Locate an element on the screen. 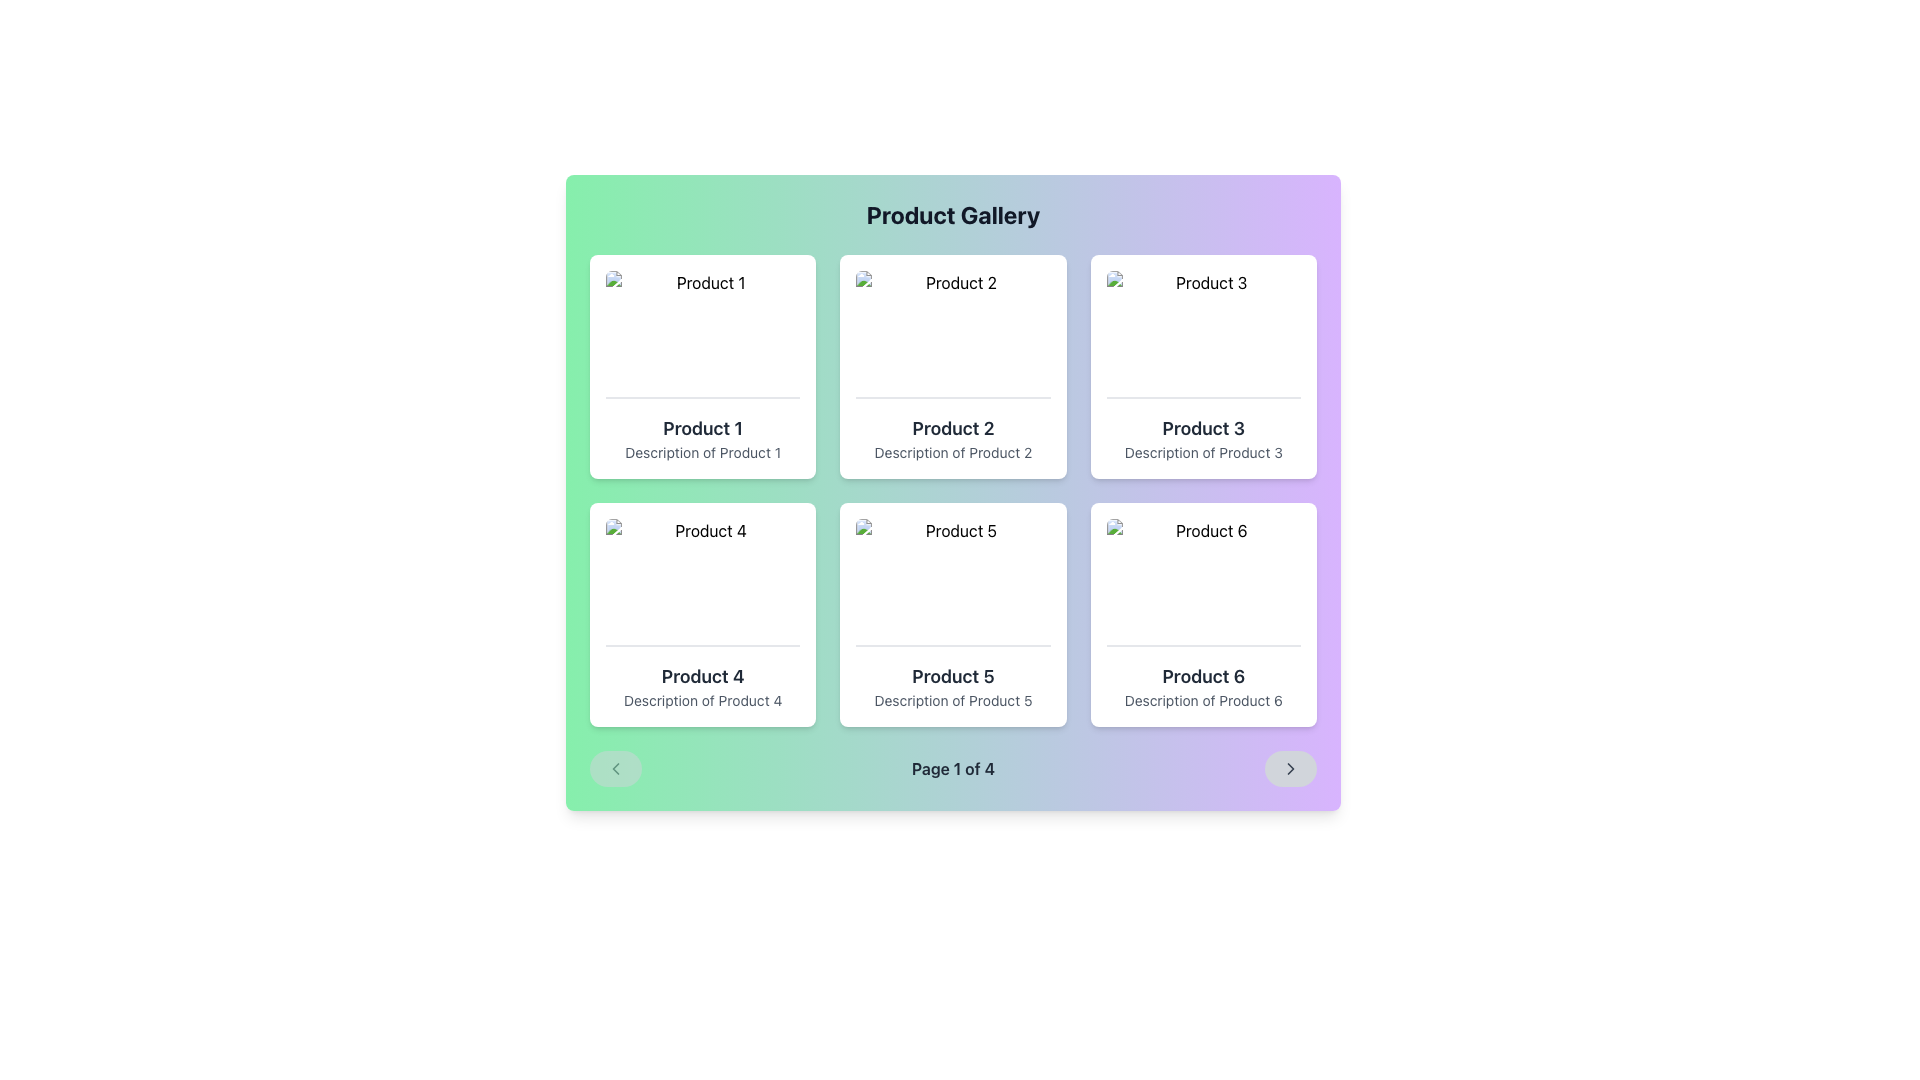 This screenshot has height=1080, width=1920. the text label that describes 'Product 1', which is styled with a small grey font and located below the title in the product card is located at coordinates (703, 452).